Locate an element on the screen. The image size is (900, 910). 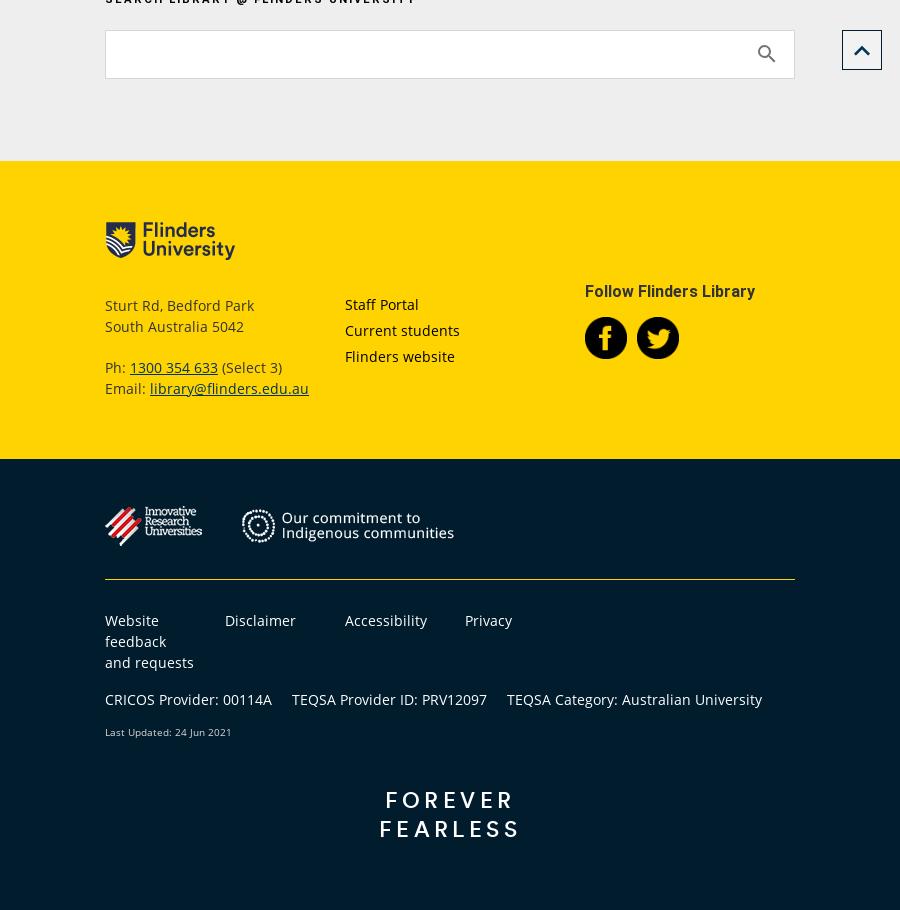
'1300 354 633' is located at coordinates (129, 366).